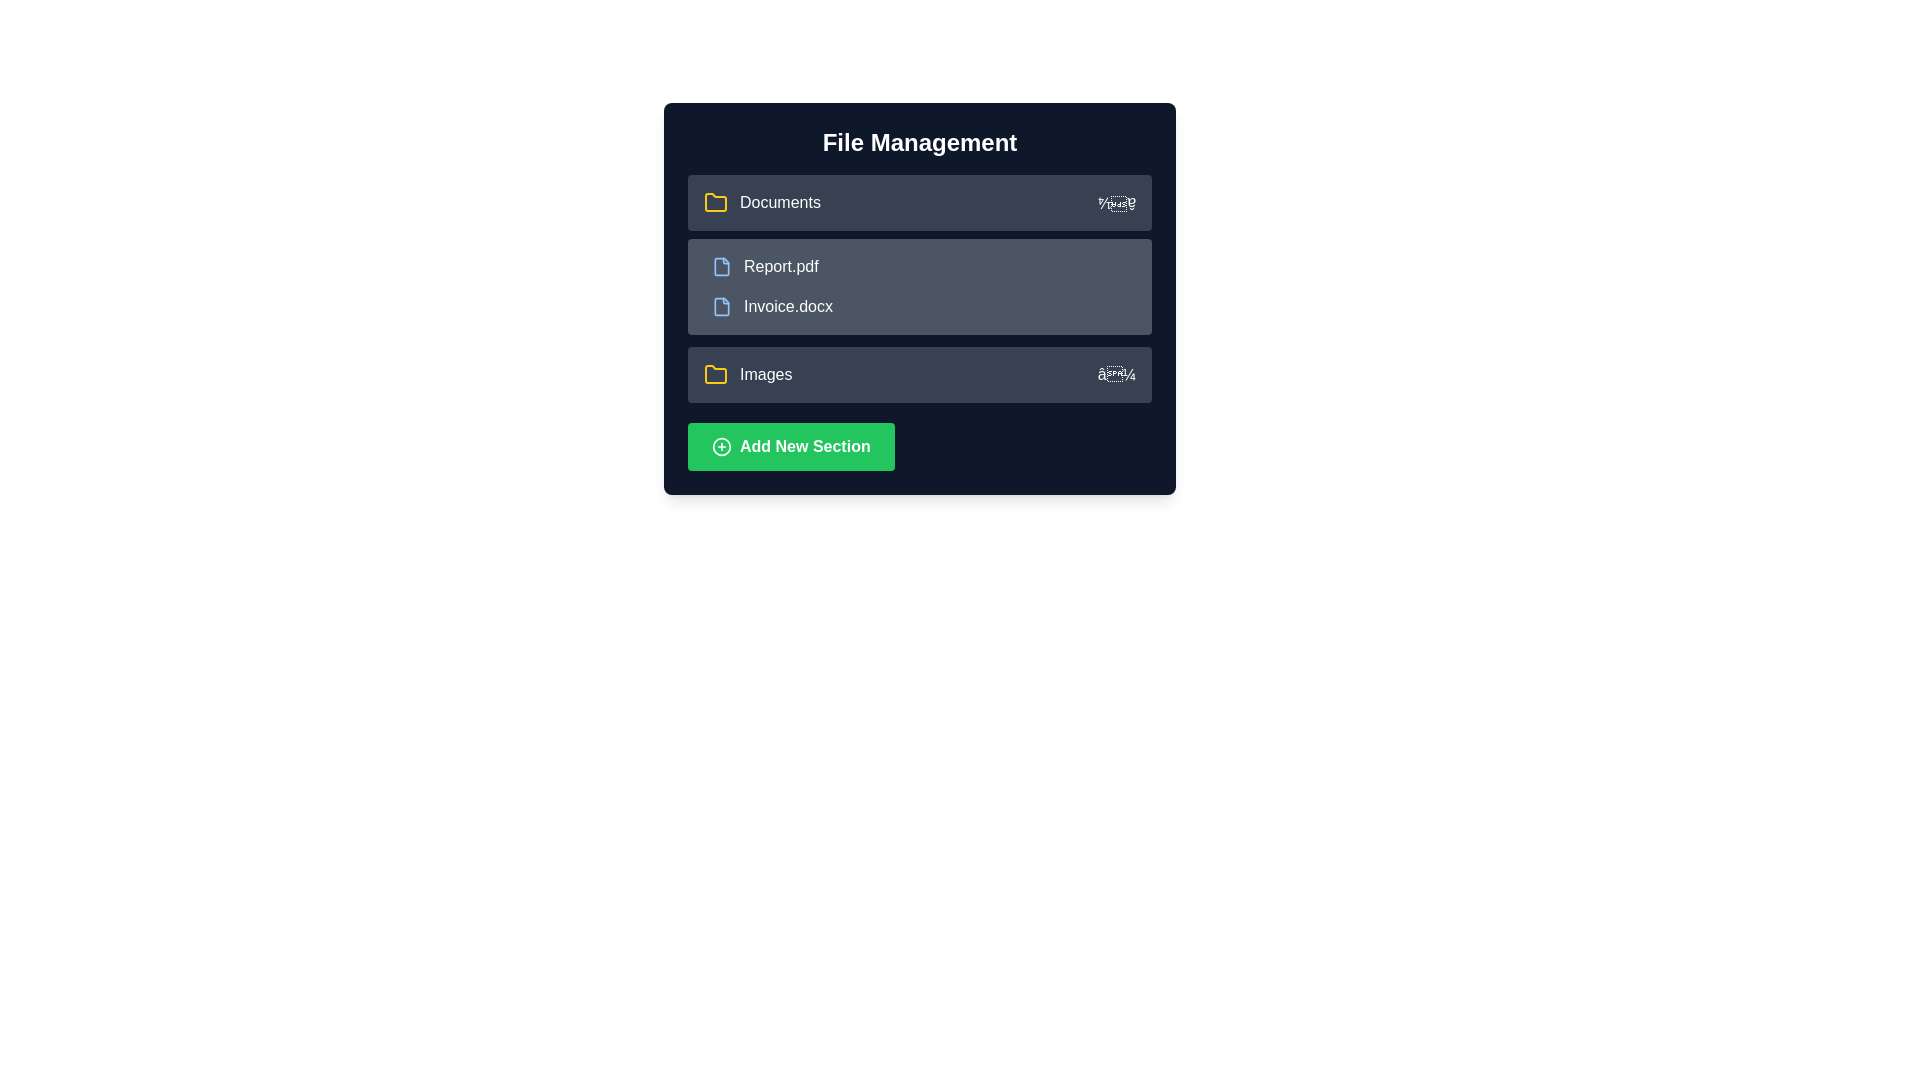 The height and width of the screenshot is (1080, 1920). I want to click on the second file item titled 'Invoice.docx', so click(919, 307).